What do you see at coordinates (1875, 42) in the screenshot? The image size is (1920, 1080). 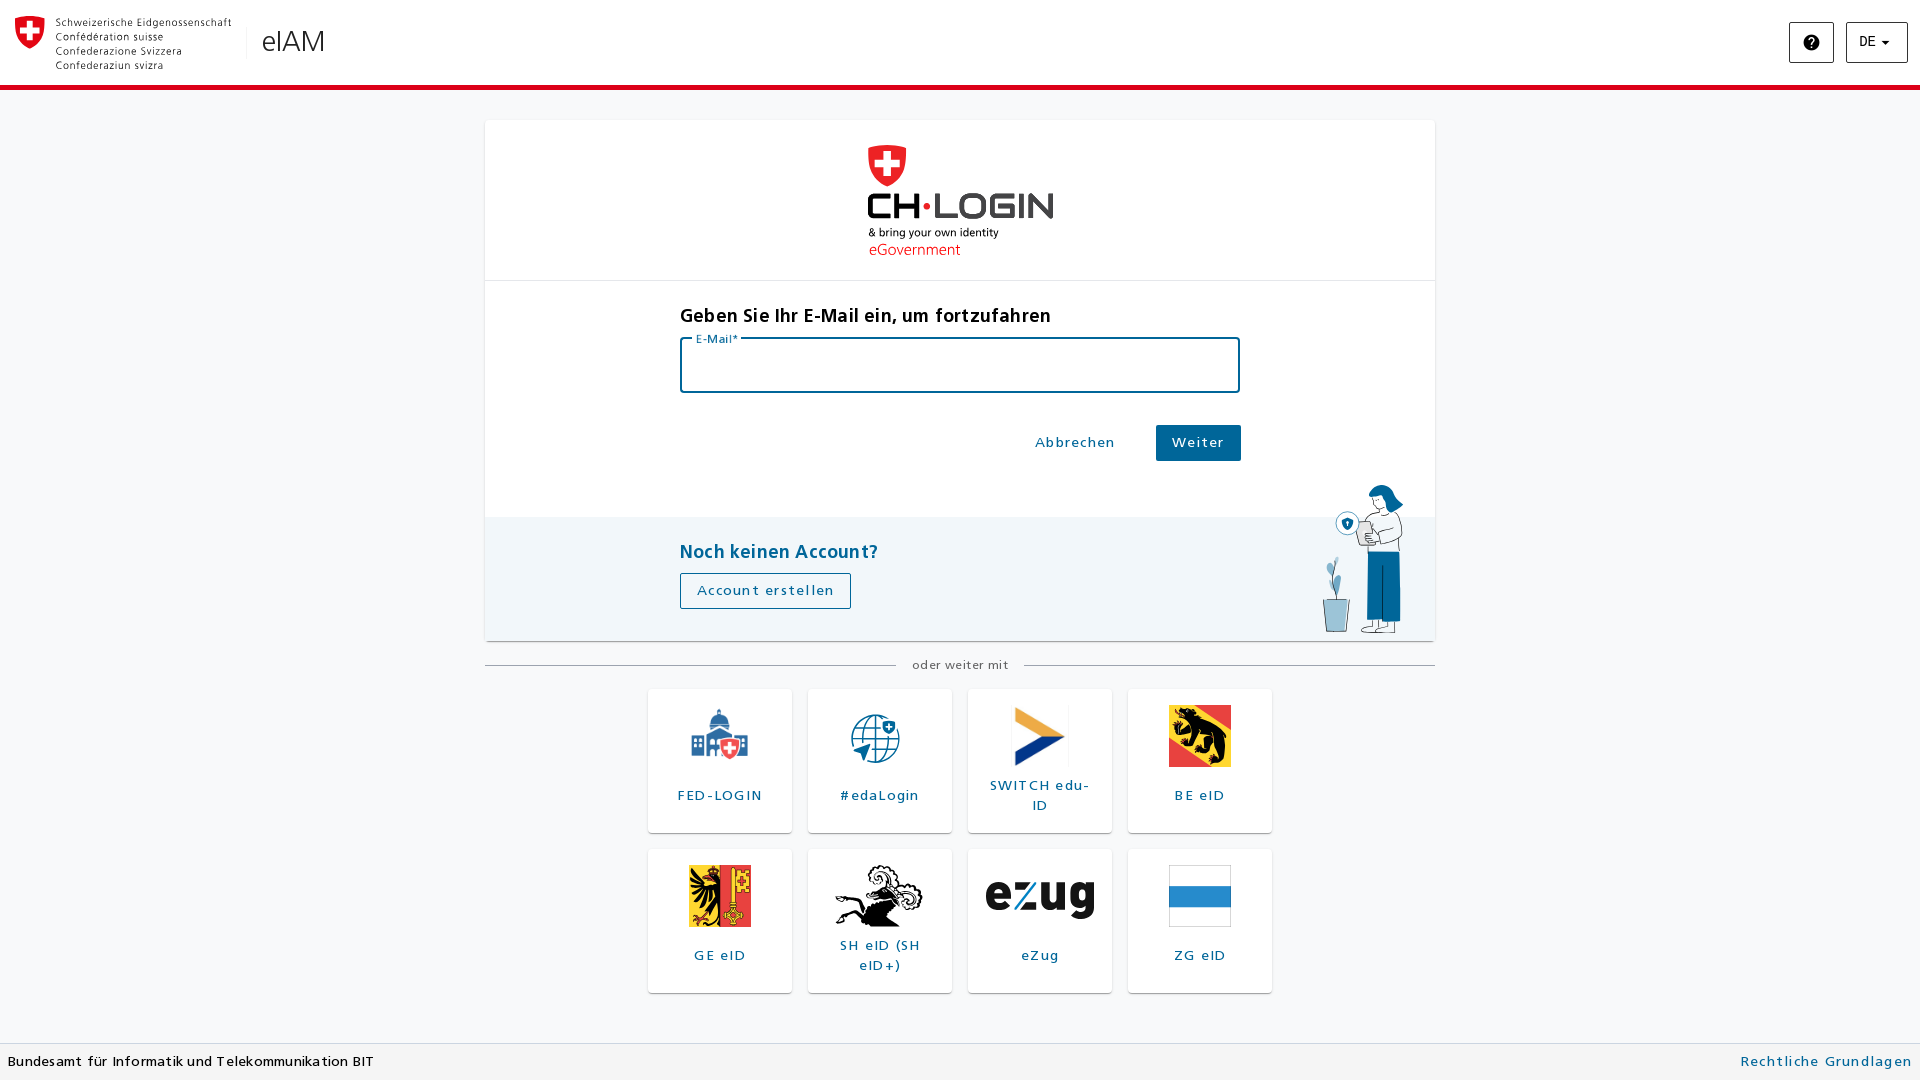 I see `'DE` at bounding box center [1875, 42].